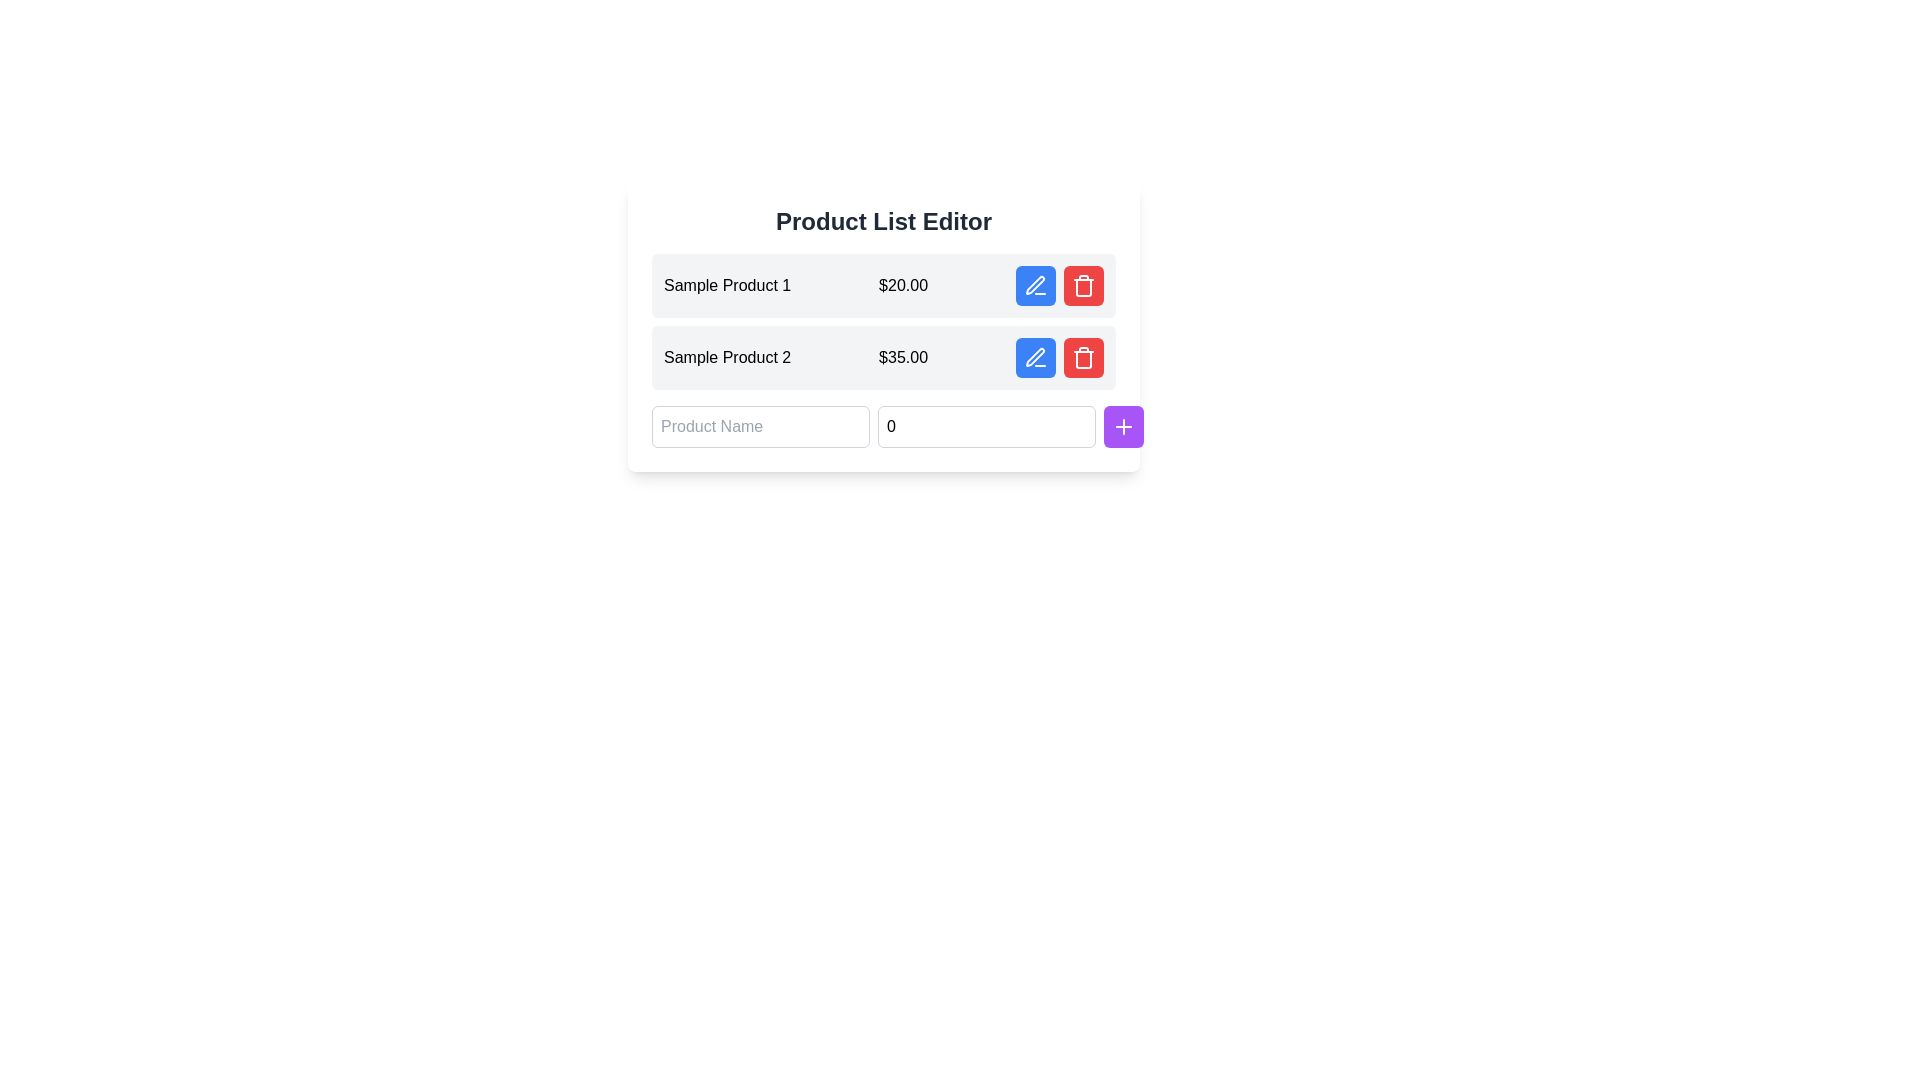 This screenshot has height=1080, width=1920. What do you see at coordinates (1036, 285) in the screenshot?
I see `the 'edit' icon within the blue button on the right side of the first row in the product list table for 'Sample Product 1'` at bounding box center [1036, 285].